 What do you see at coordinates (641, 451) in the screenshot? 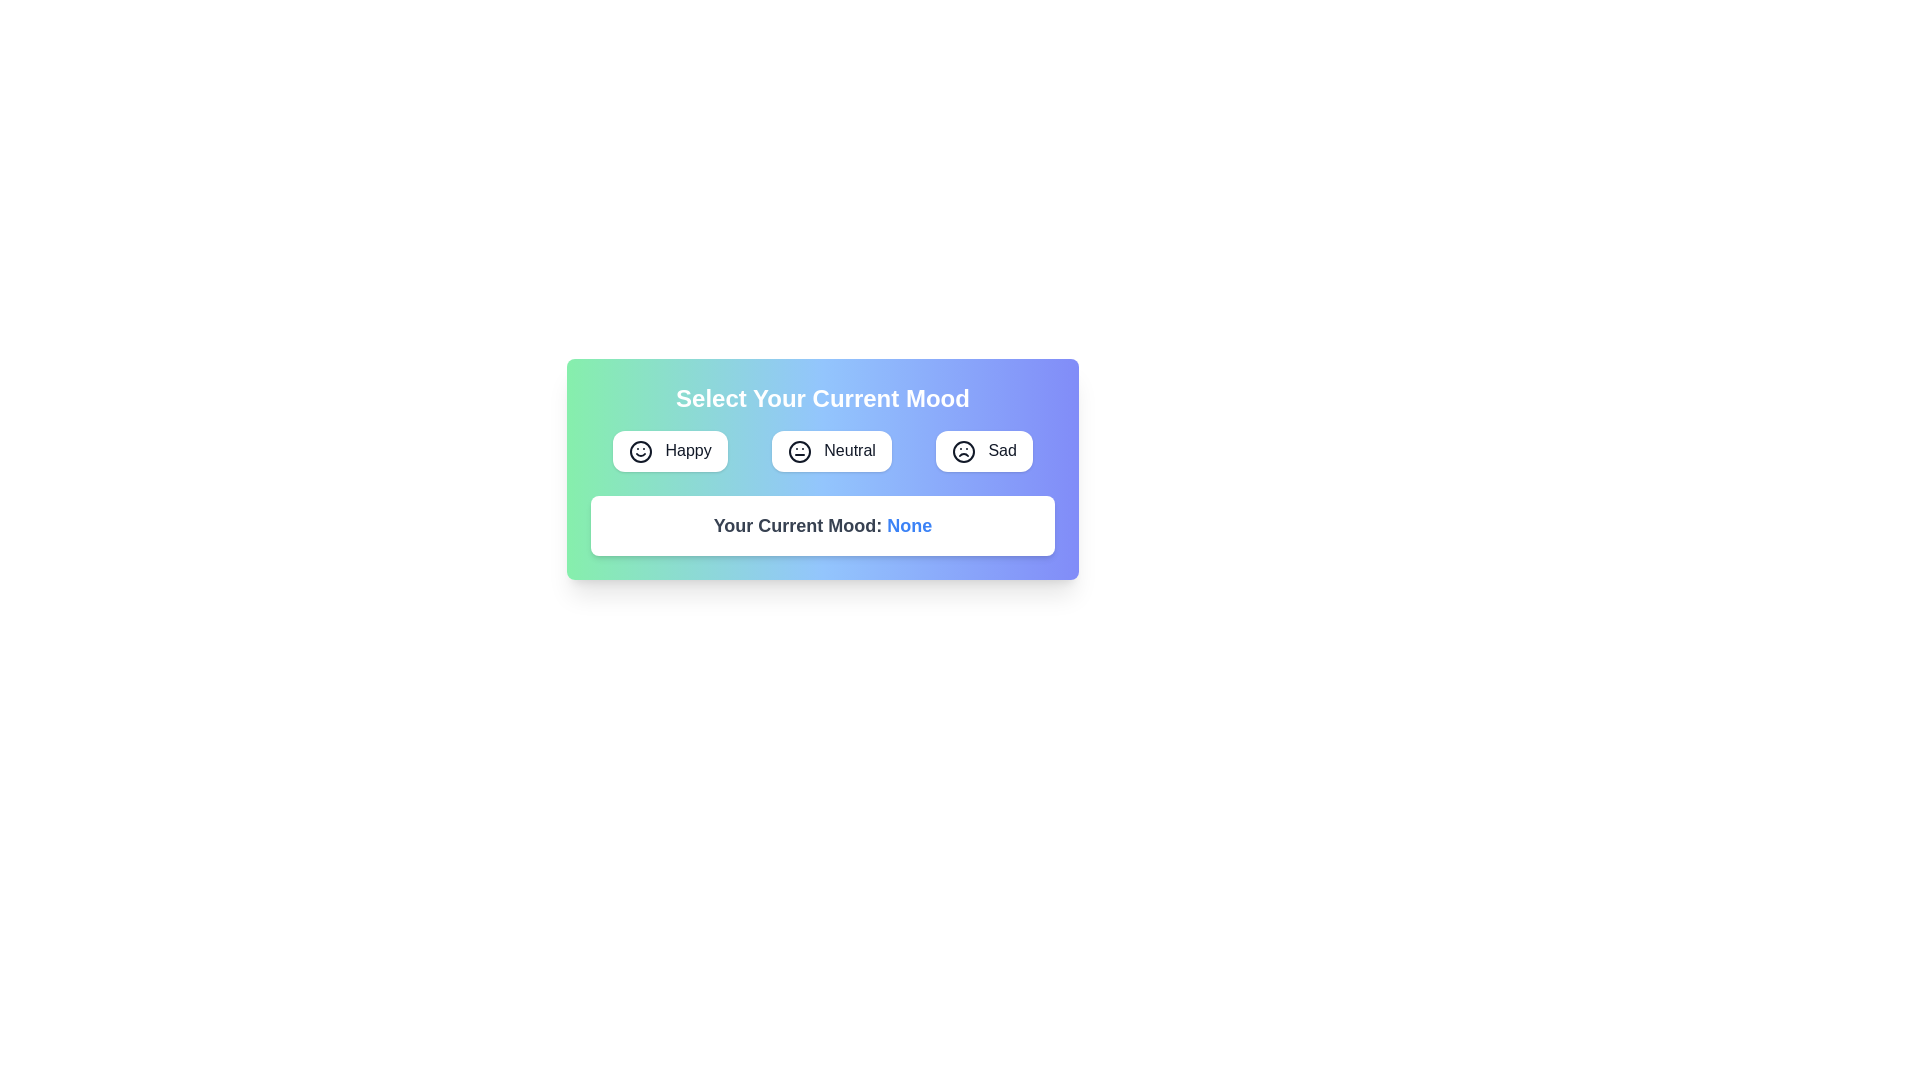
I see `the circular vector graphic element located within the first button of the mood selector, which is part of the smiley face icon aligned to the left of the 'Happy' text` at bounding box center [641, 451].